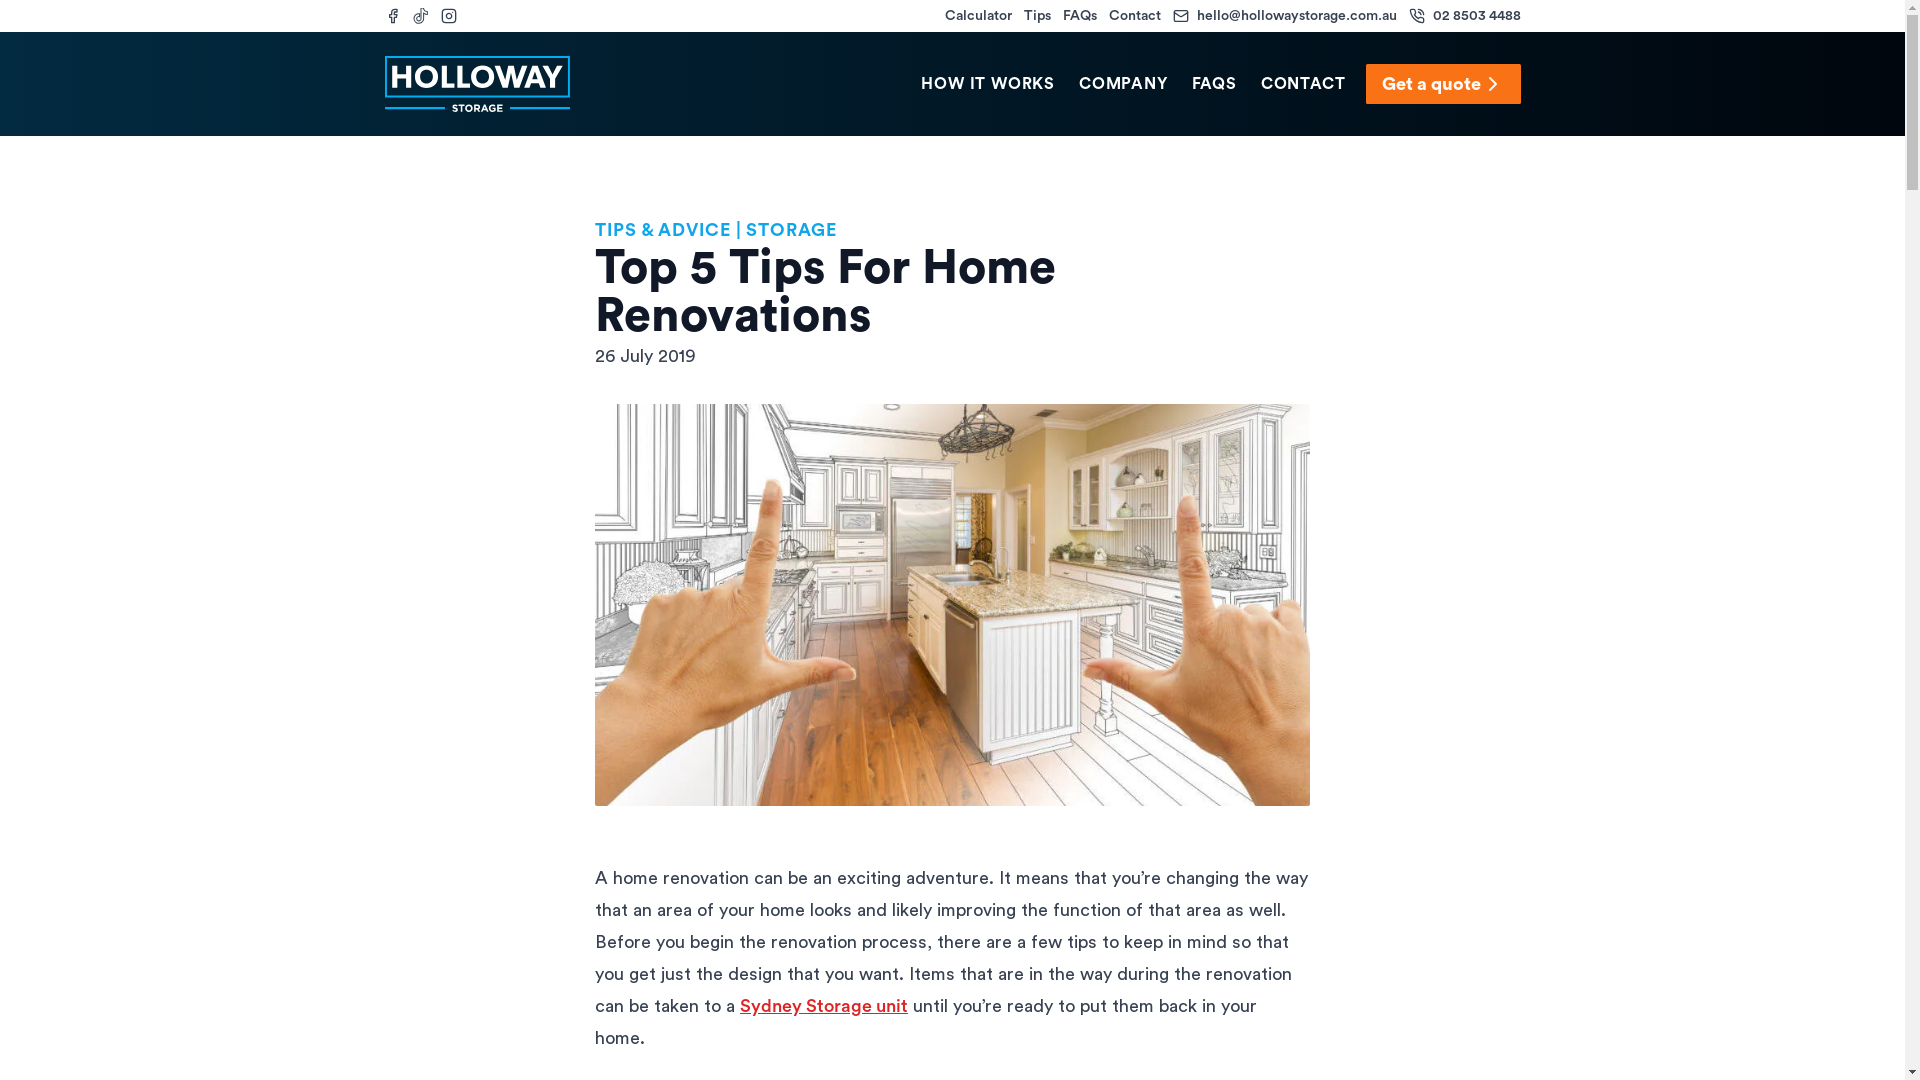  Describe the element at coordinates (977, 15) in the screenshot. I see `'Calculator'` at that location.